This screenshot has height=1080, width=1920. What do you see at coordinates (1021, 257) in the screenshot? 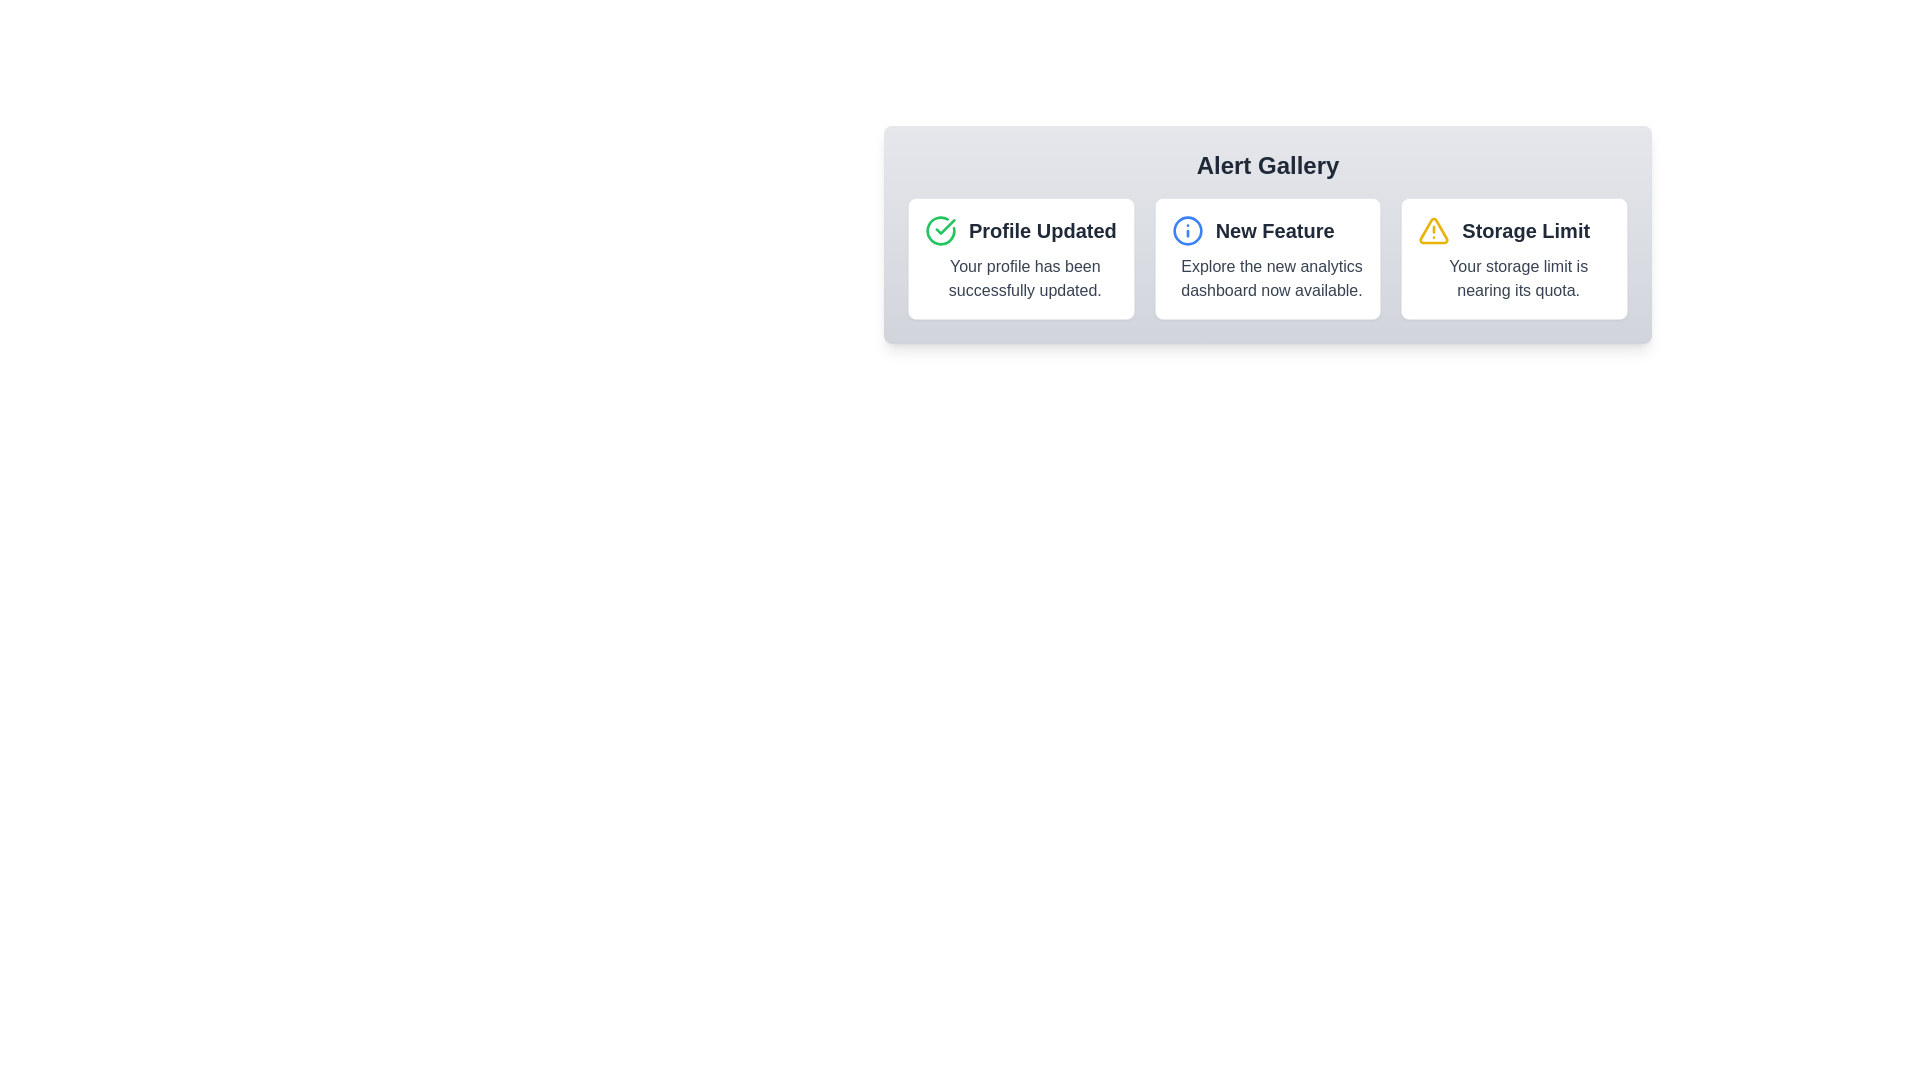
I see `the Information Card that conveys a success message for profile updates, located at the top-left corner of the grid in the 'Alert Gallery'` at bounding box center [1021, 257].